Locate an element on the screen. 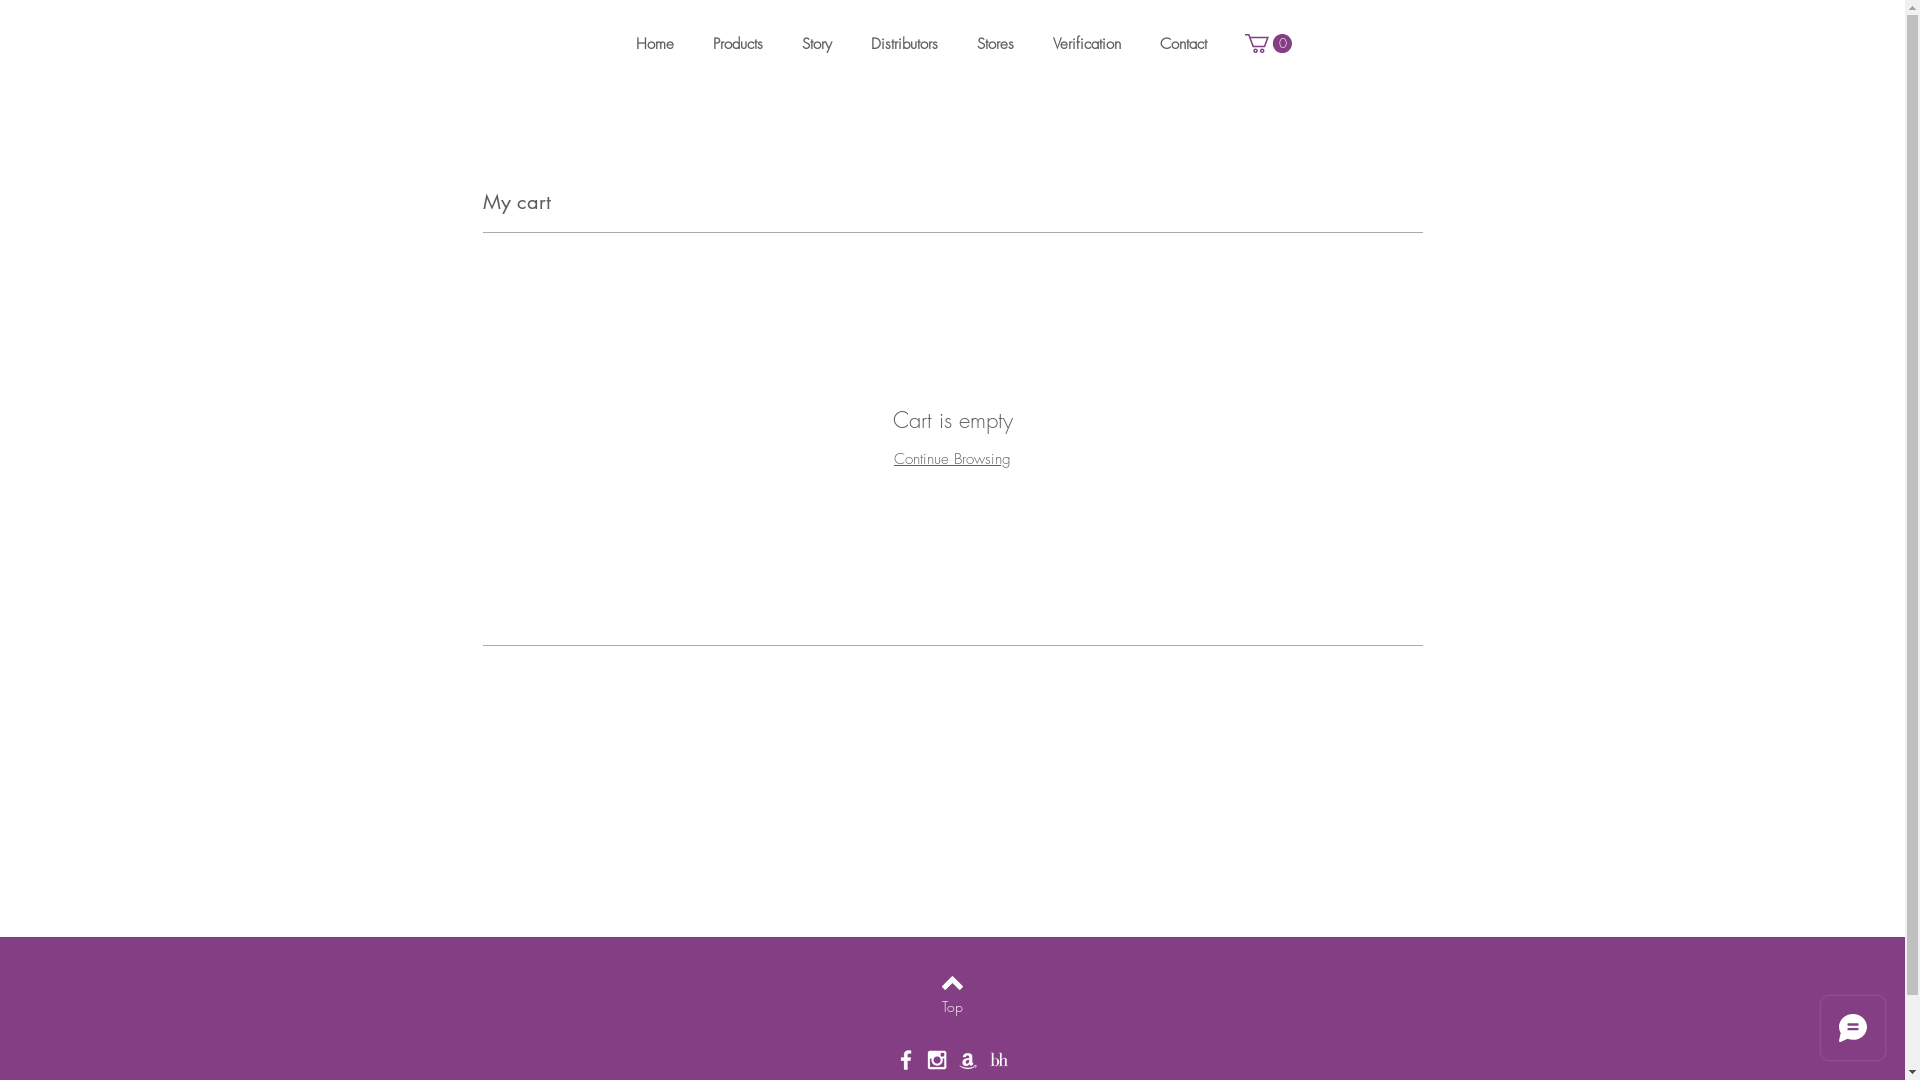 Image resolution: width=1920 pixels, height=1080 pixels. 'Verification' is located at coordinates (1050, 44).